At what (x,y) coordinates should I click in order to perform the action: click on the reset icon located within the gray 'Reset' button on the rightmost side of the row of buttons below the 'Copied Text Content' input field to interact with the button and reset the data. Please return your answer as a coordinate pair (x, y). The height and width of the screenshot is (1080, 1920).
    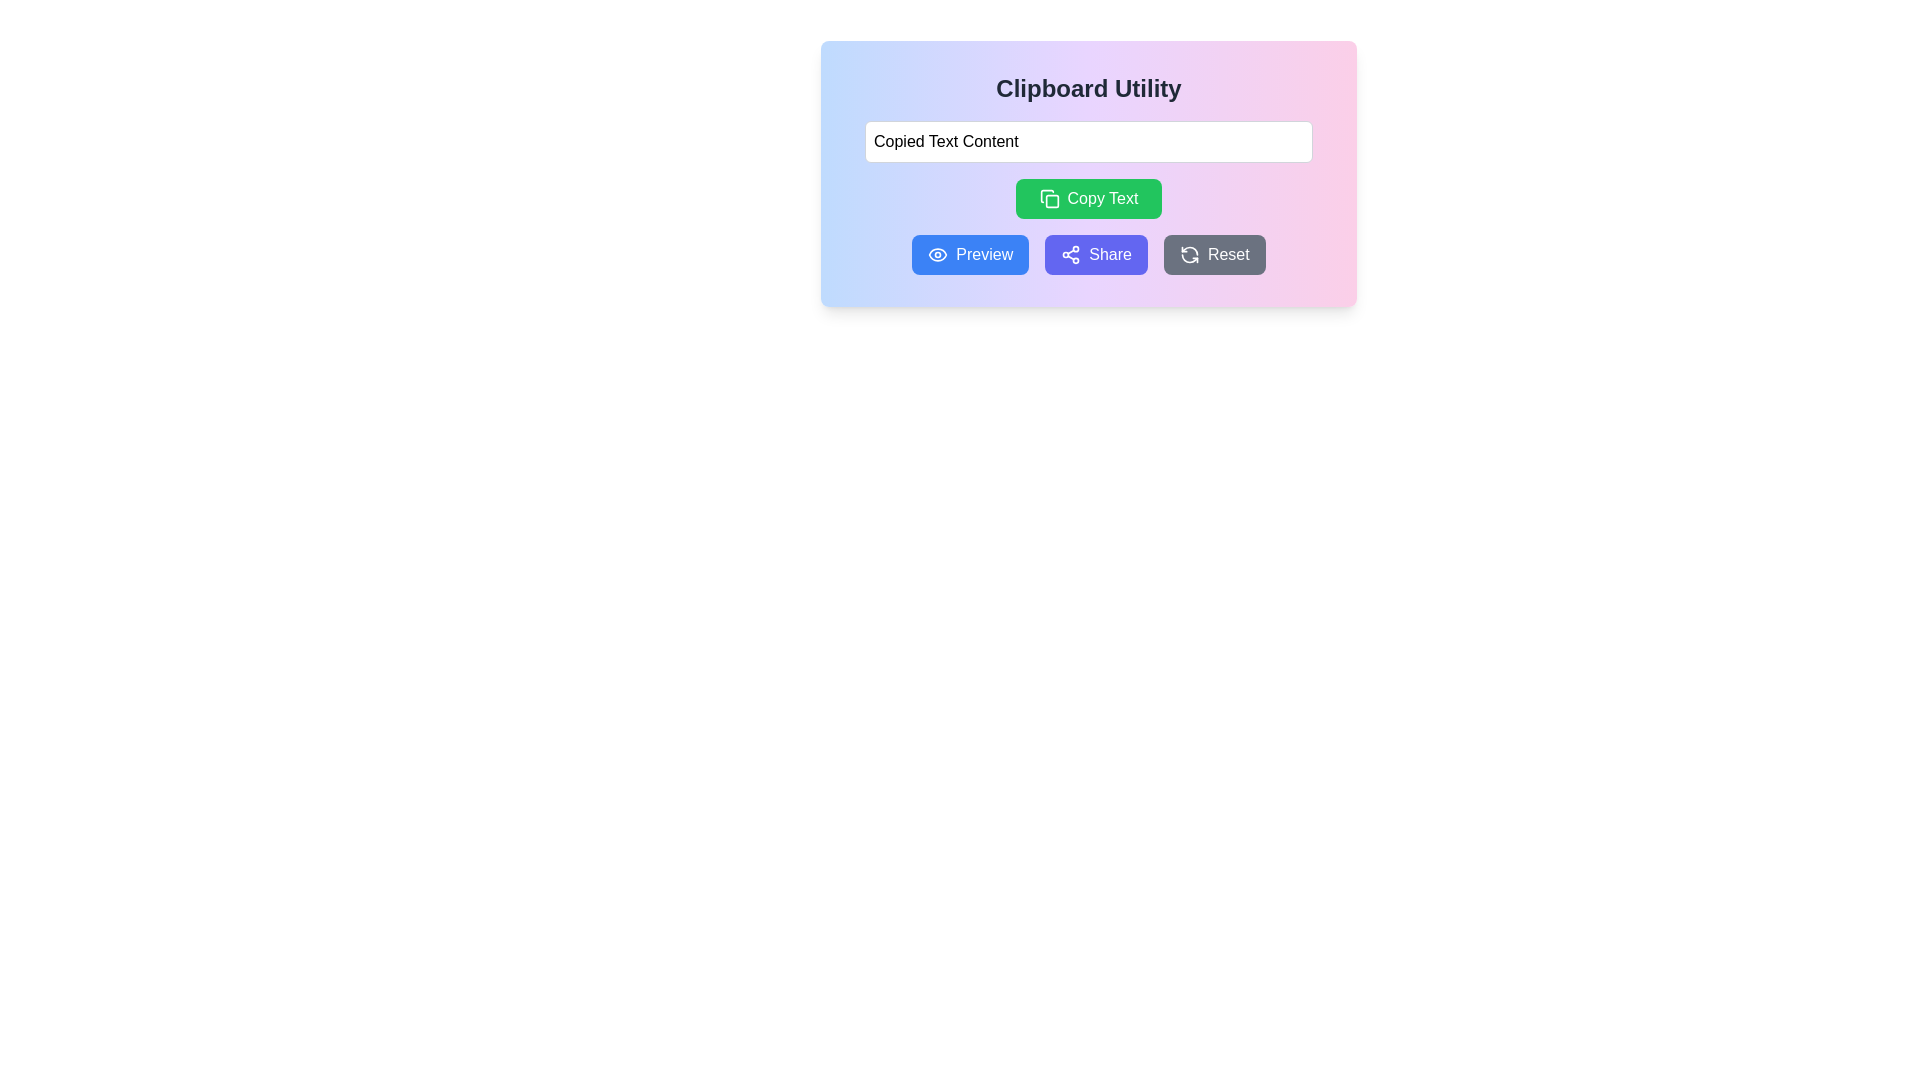
    Looking at the image, I should click on (1189, 253).